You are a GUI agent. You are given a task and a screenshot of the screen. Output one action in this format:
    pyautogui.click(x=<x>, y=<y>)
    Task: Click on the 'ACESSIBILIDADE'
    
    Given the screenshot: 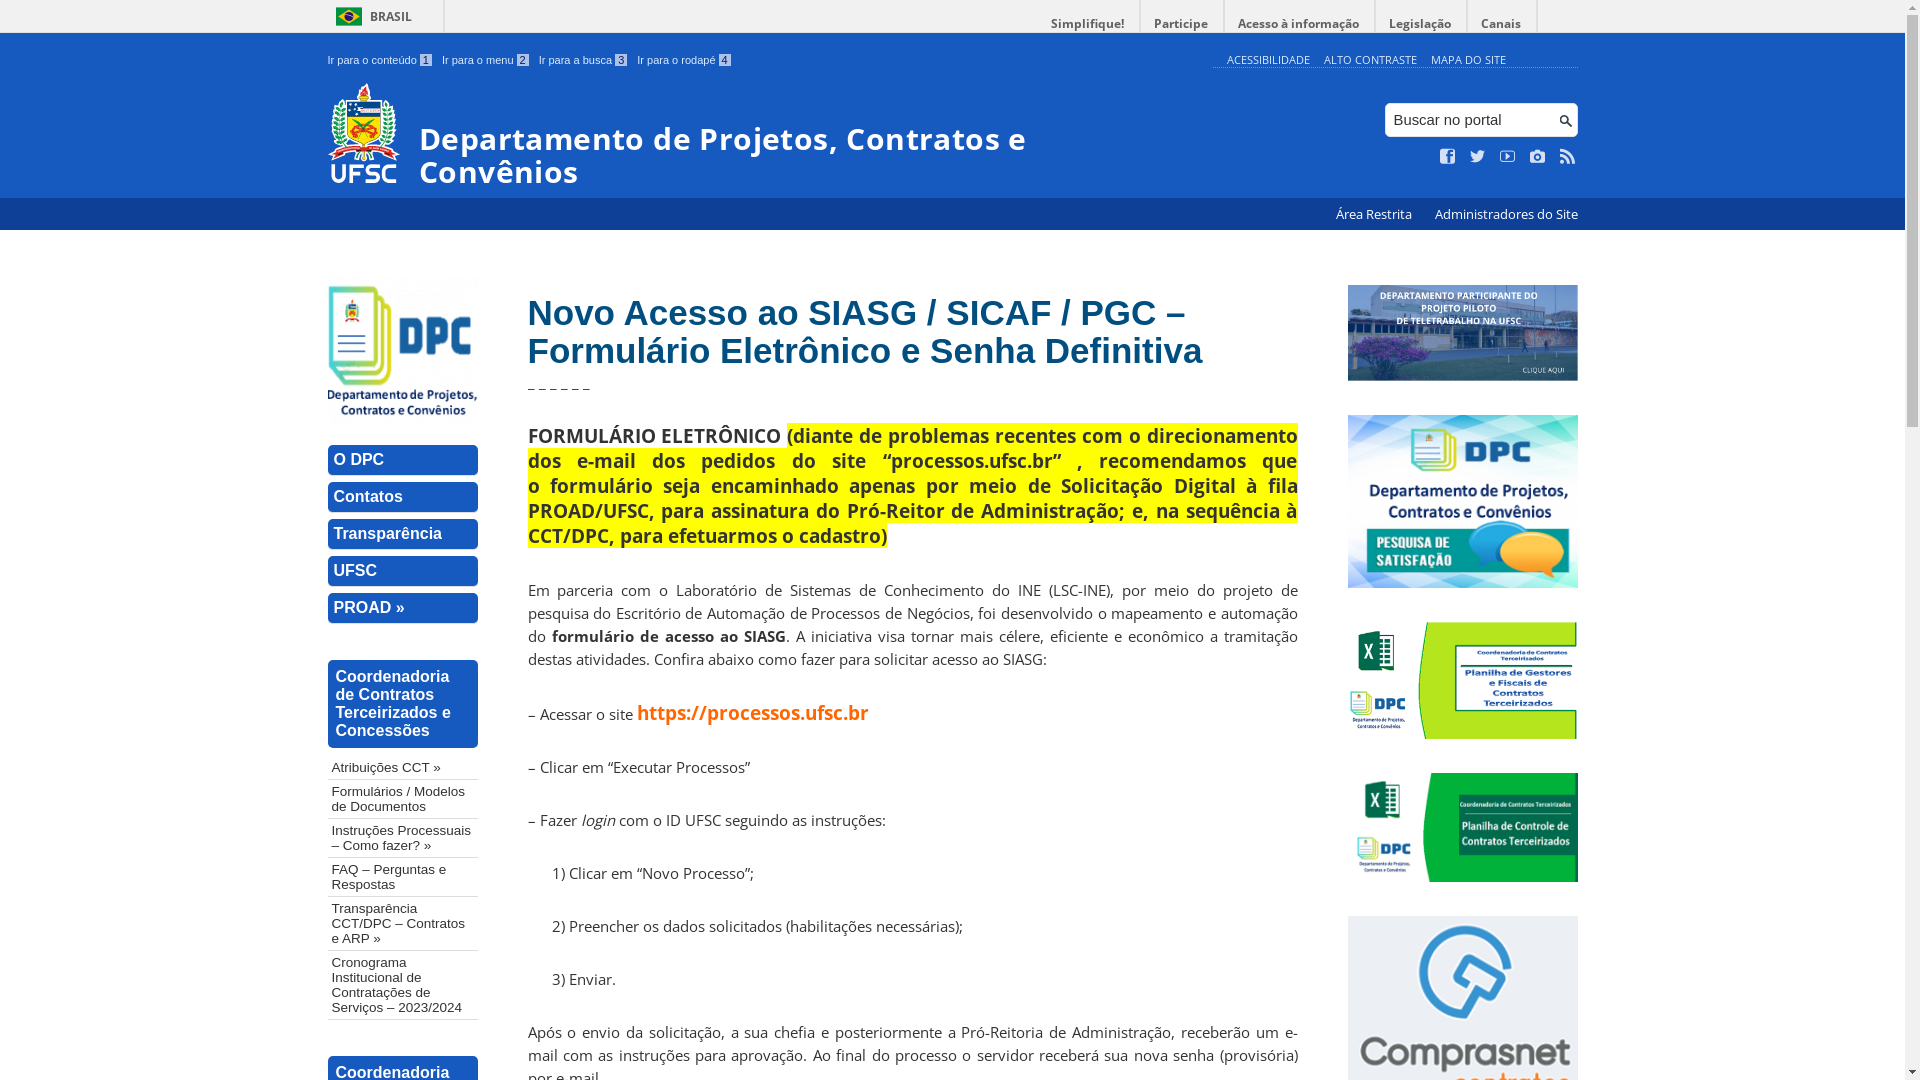 What is the action you would take?
    pyautogui.click(x=1266, y=58)
    